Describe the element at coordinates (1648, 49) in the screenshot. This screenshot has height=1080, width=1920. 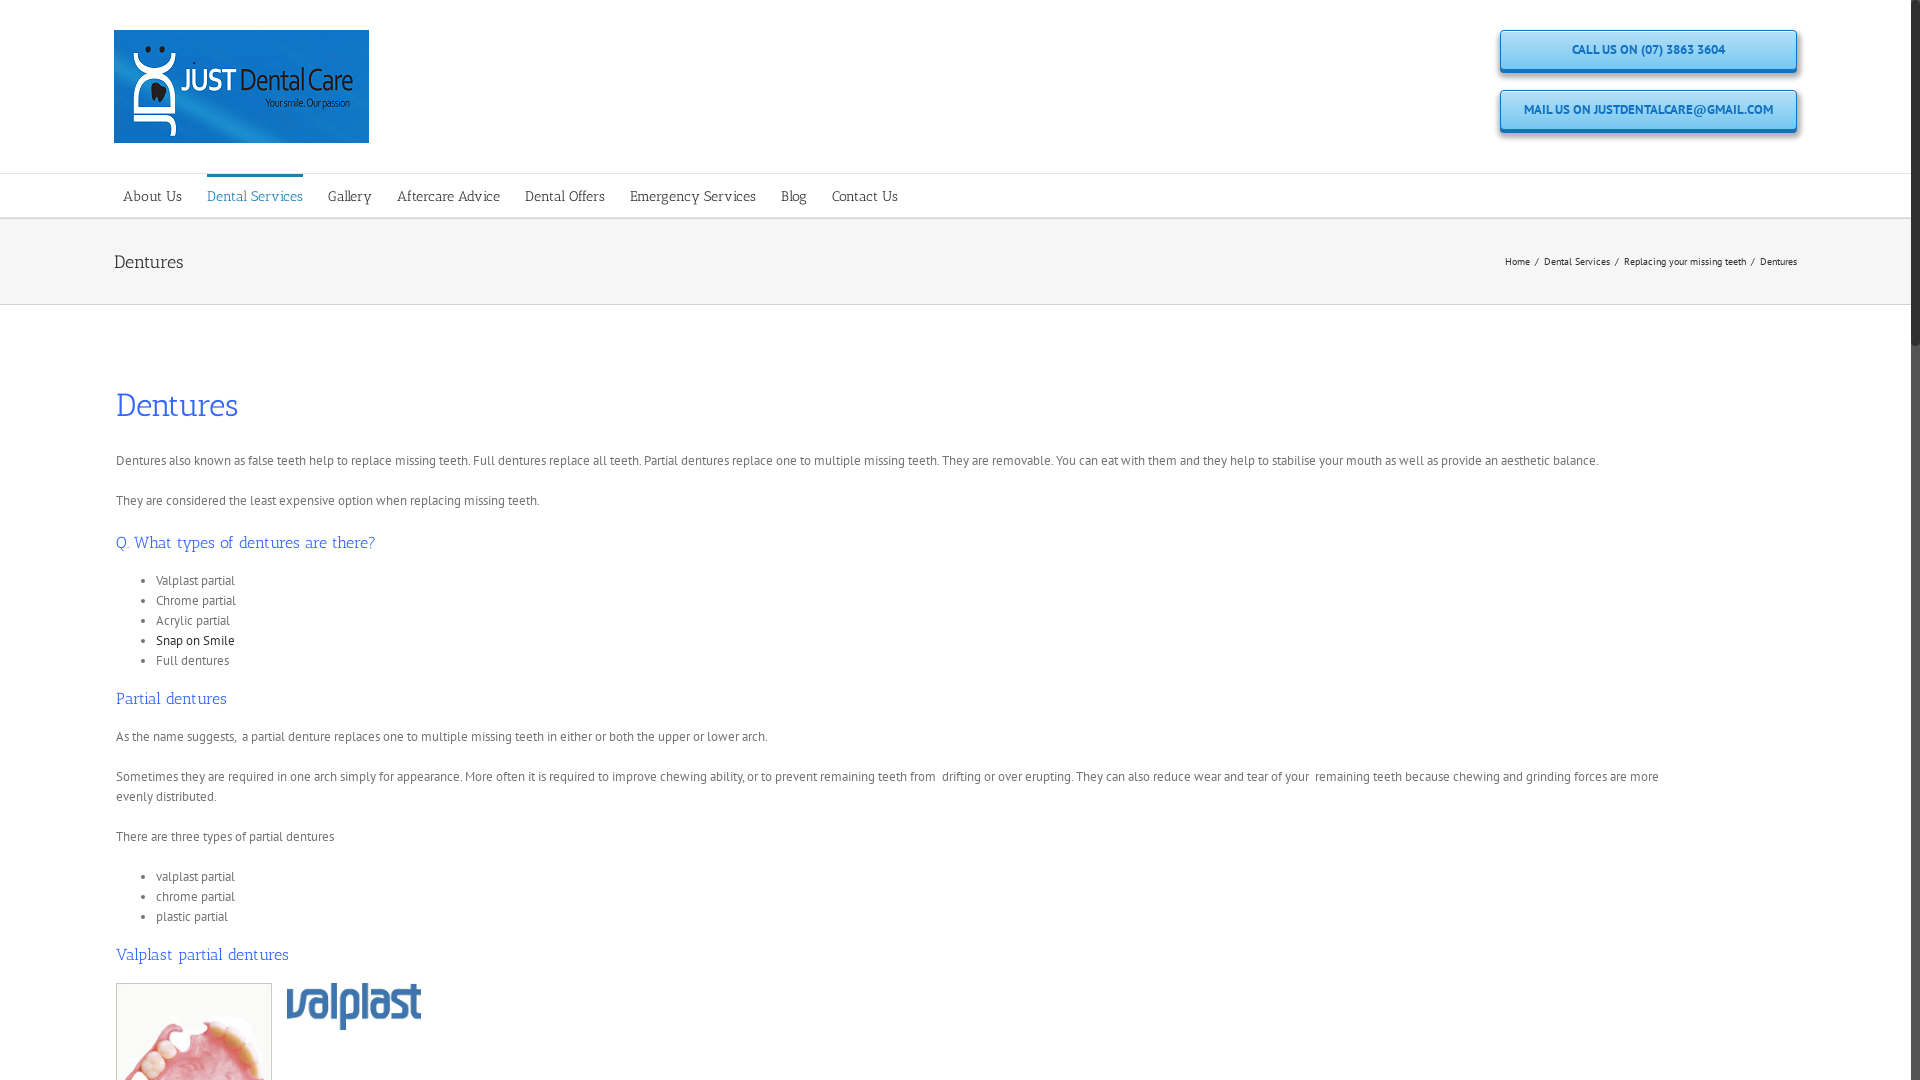
I see `'CALL US ON (07) 3863 3604'` at that location.